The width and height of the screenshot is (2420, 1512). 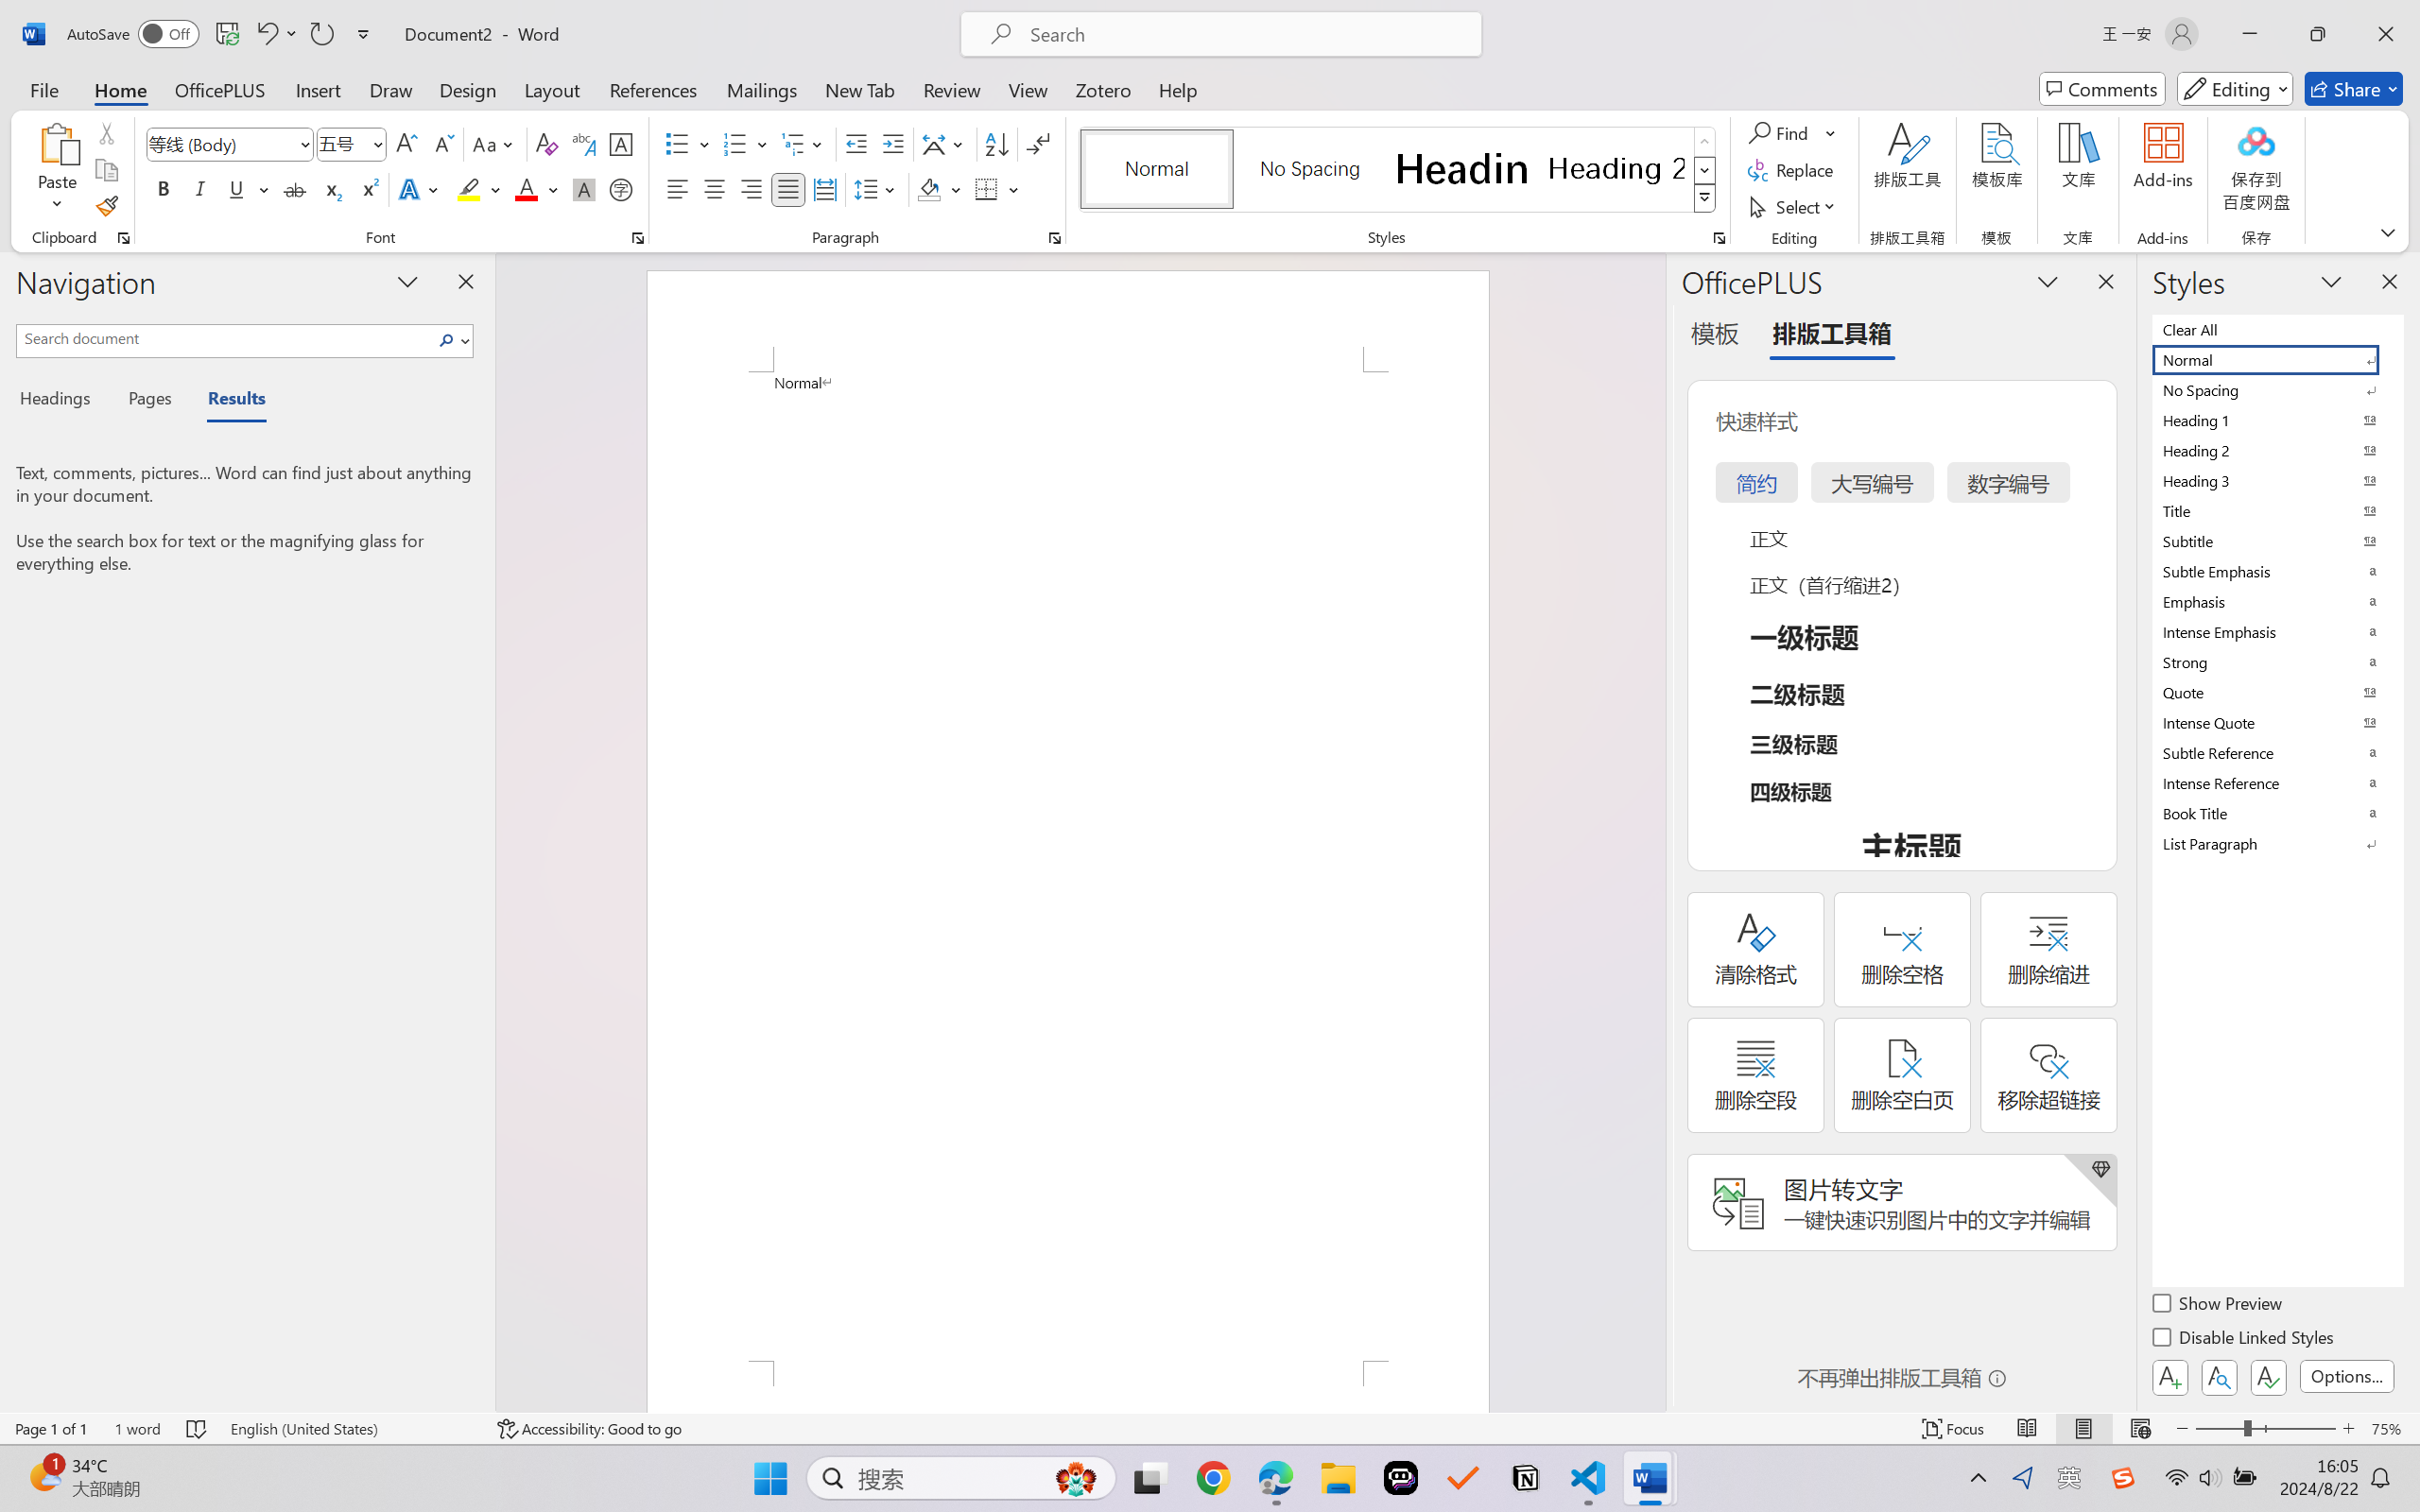 I want to click on 'Shrink Font', so click(x=441, y=144).